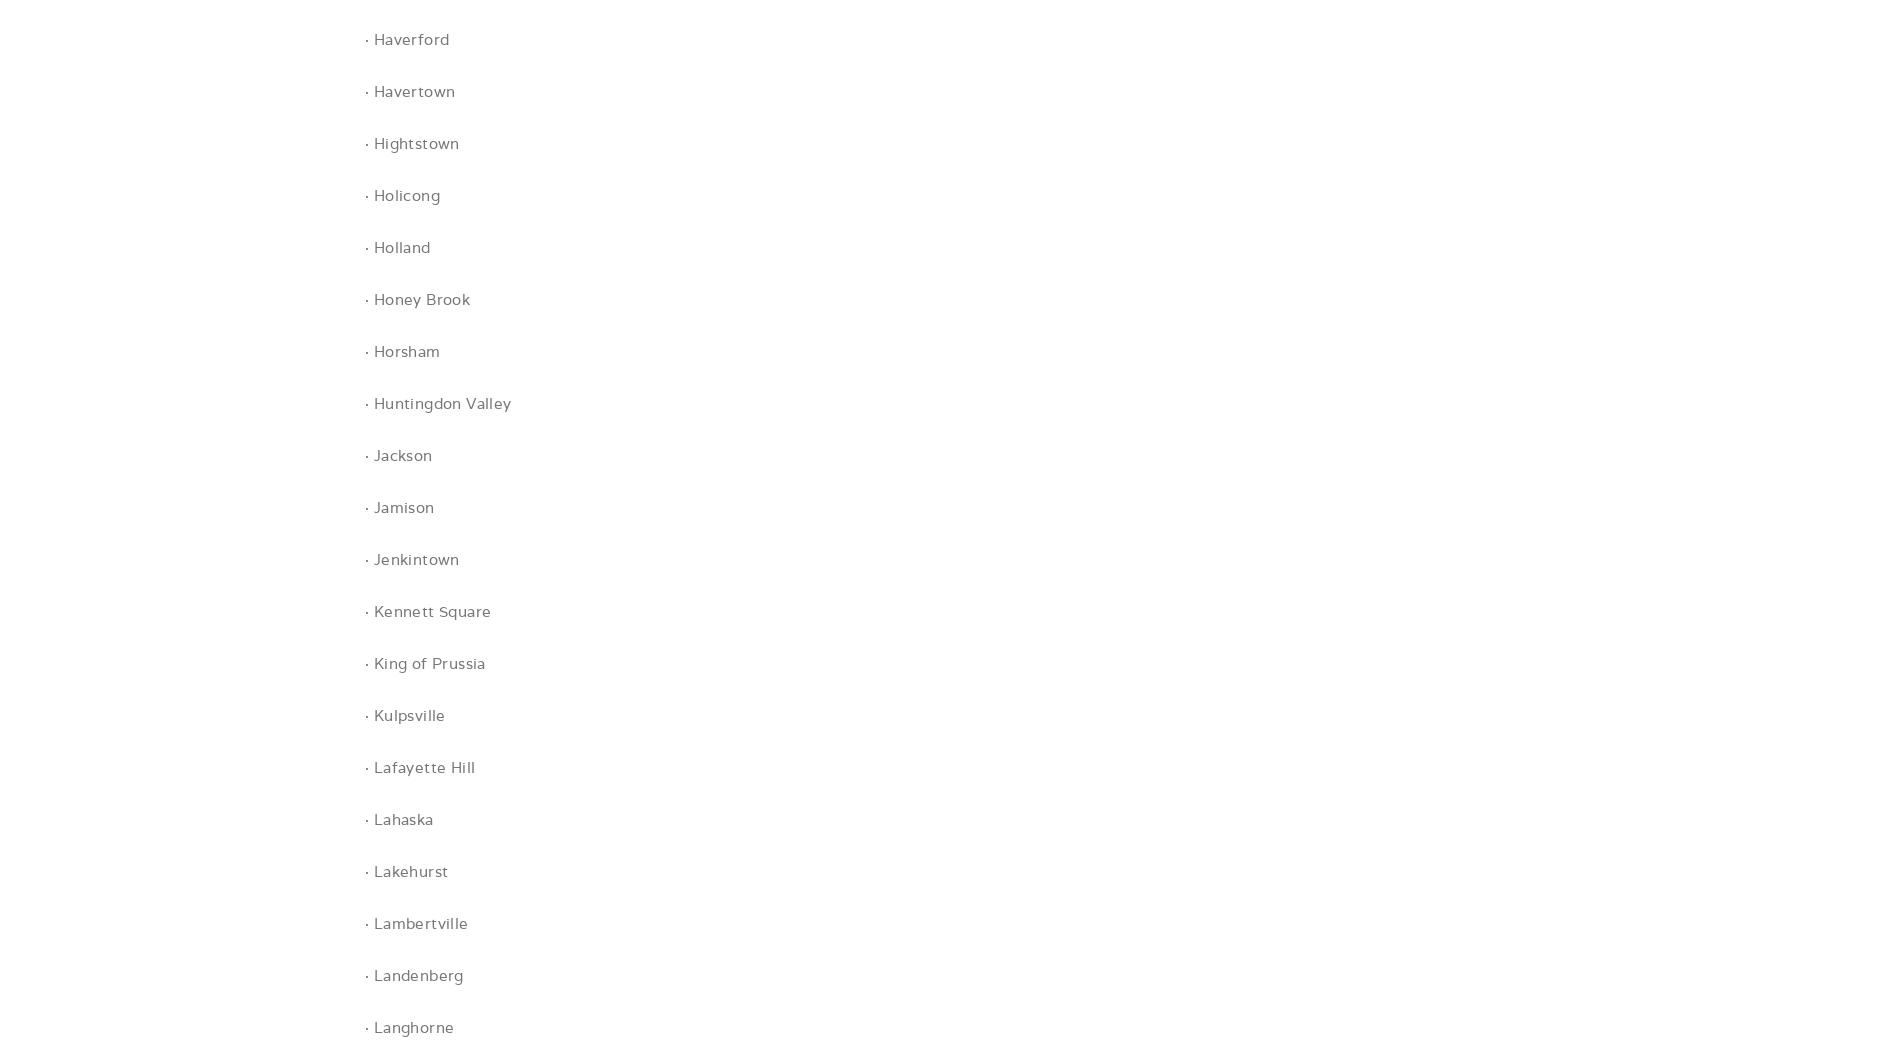 This screenshot has height=1052, width=1900. Describe the element at coordinates (404, 715) in the screenshot. I see `'· Kulpsville'` at that location.